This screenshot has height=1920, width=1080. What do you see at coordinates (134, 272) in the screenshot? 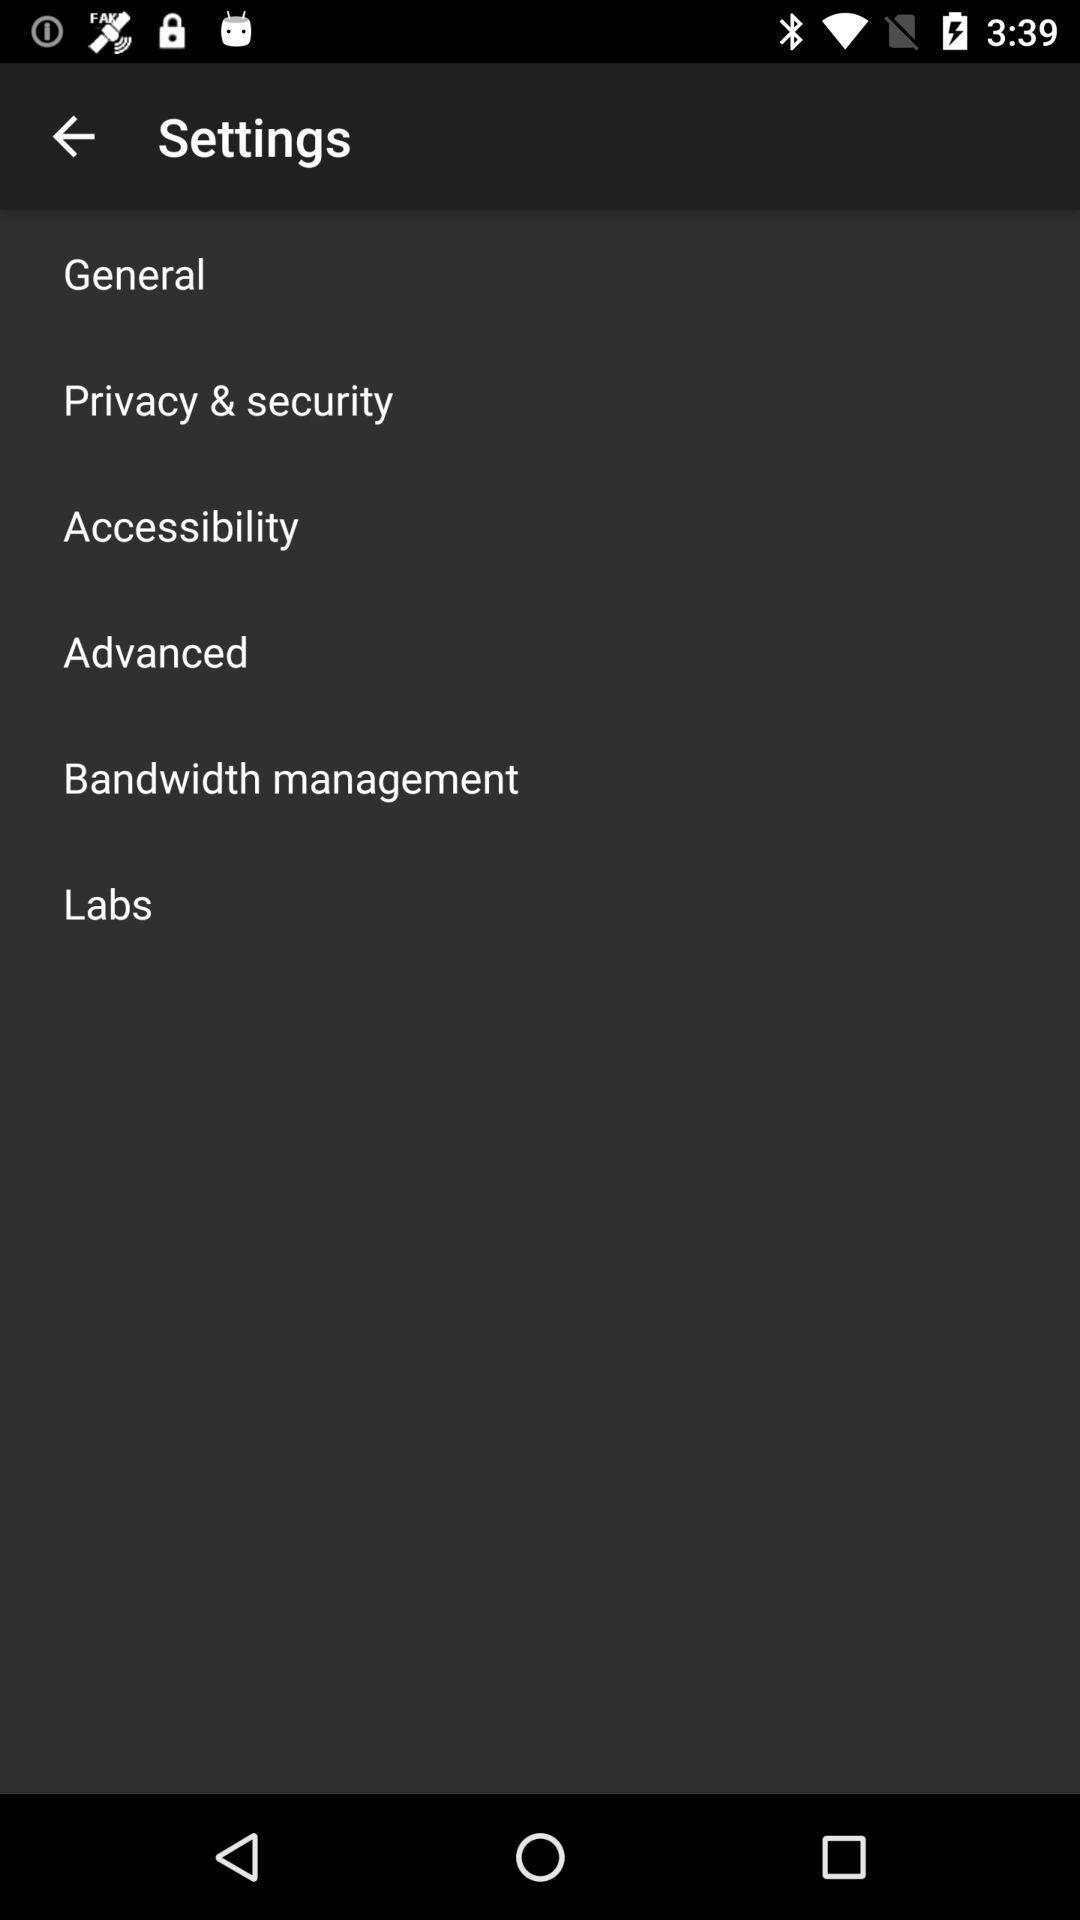
I see `the icon above privacy & security app` at bounding box center [134, 272].